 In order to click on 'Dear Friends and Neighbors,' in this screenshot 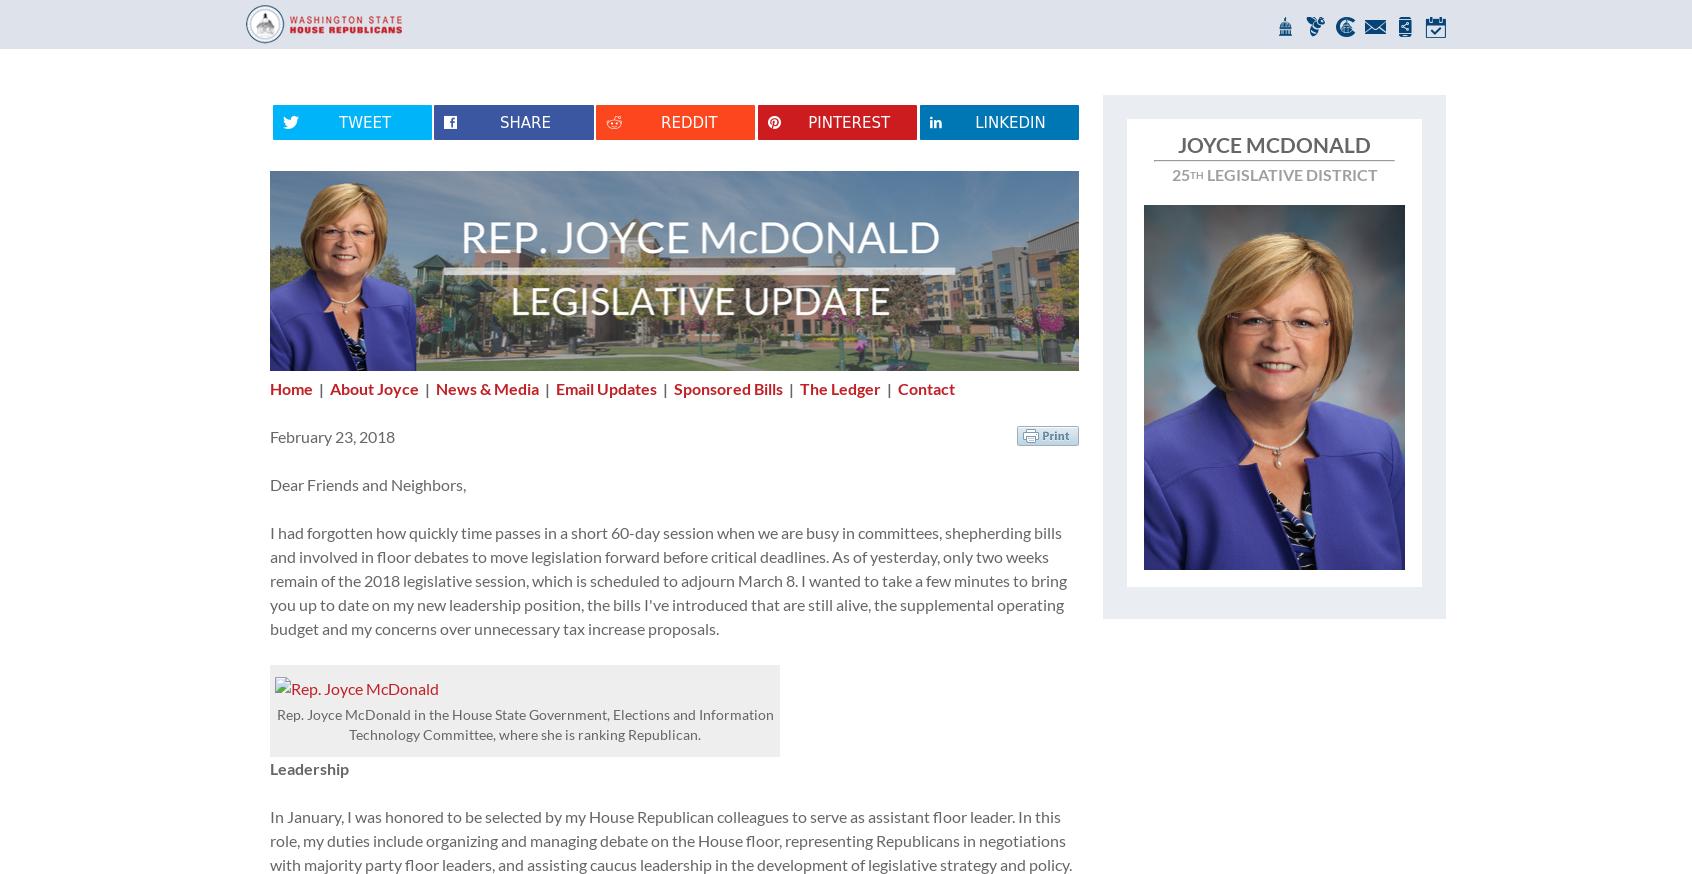, I will do `click(368, 483)`.